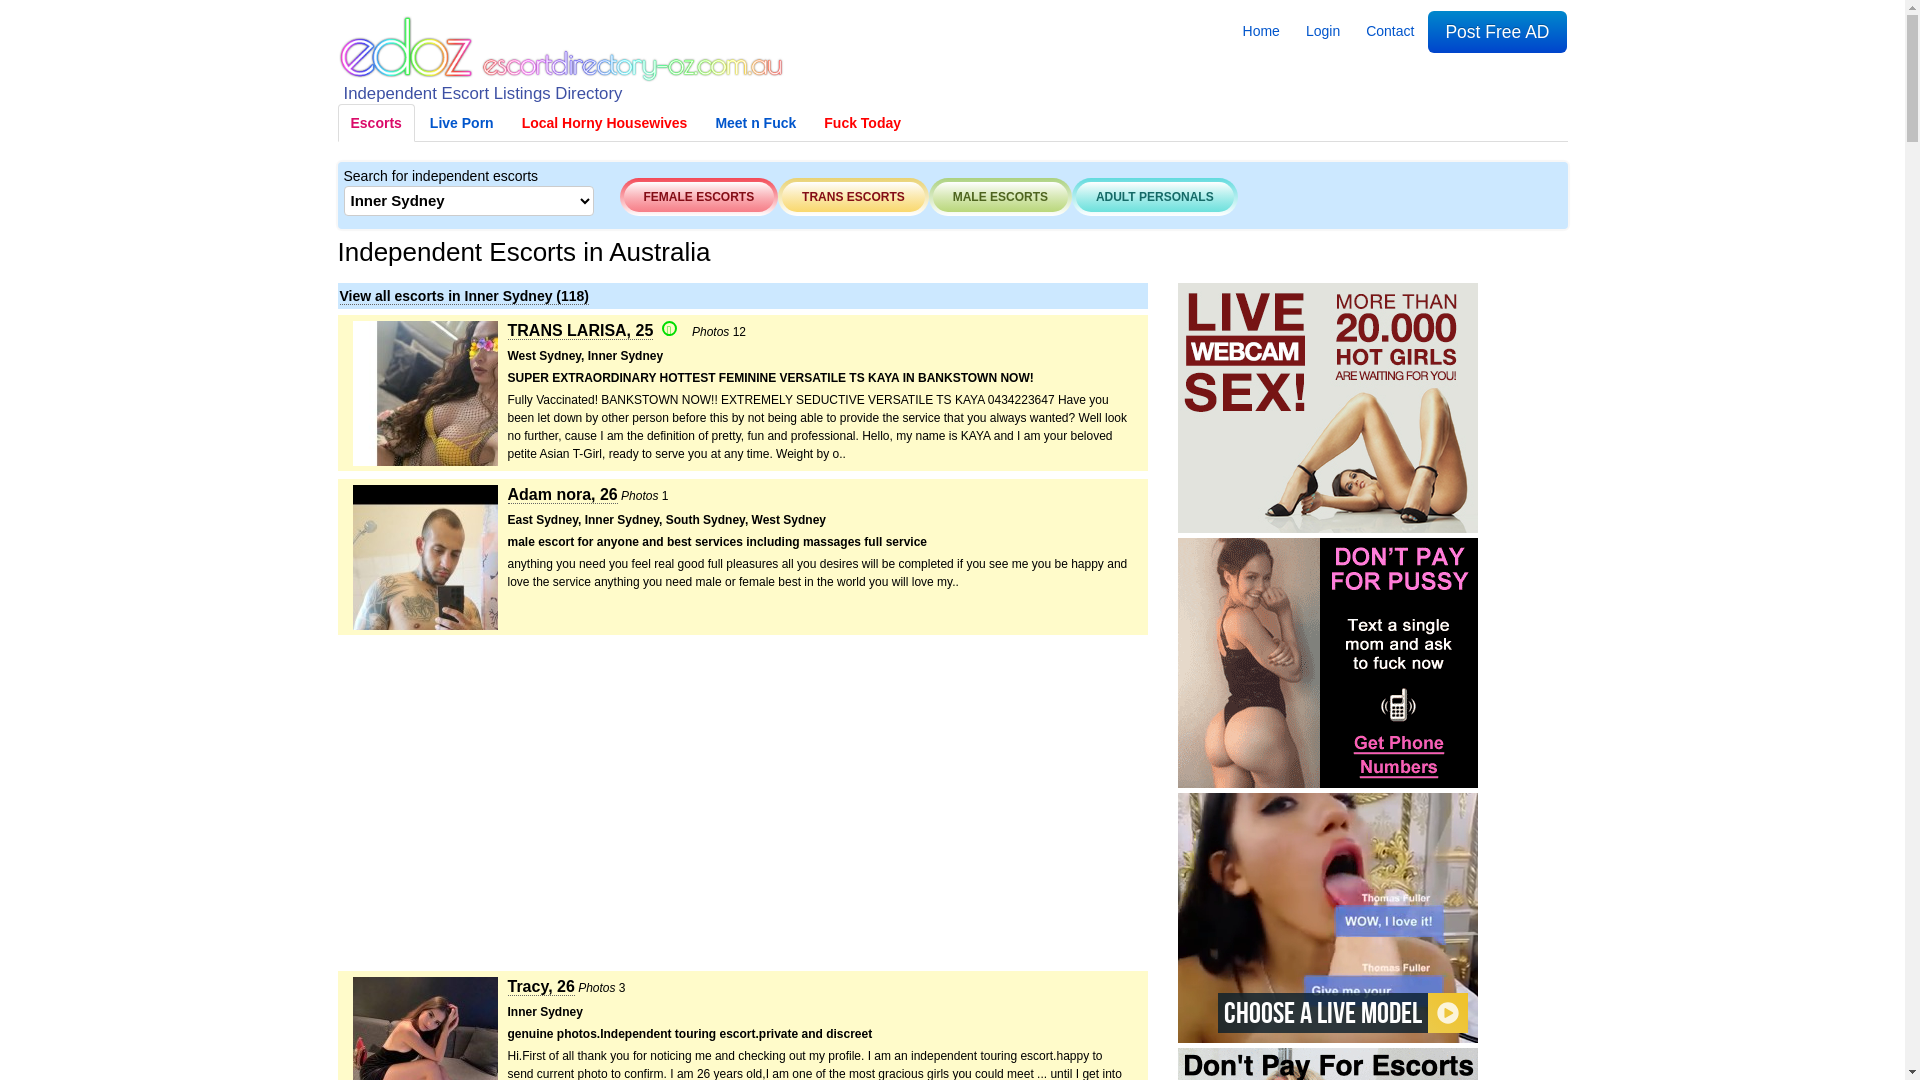 The width and height of the screenshot is (1920, 1080). I want to click on 'View all escorts in Inner Sydney (118)', so click(464, 296).